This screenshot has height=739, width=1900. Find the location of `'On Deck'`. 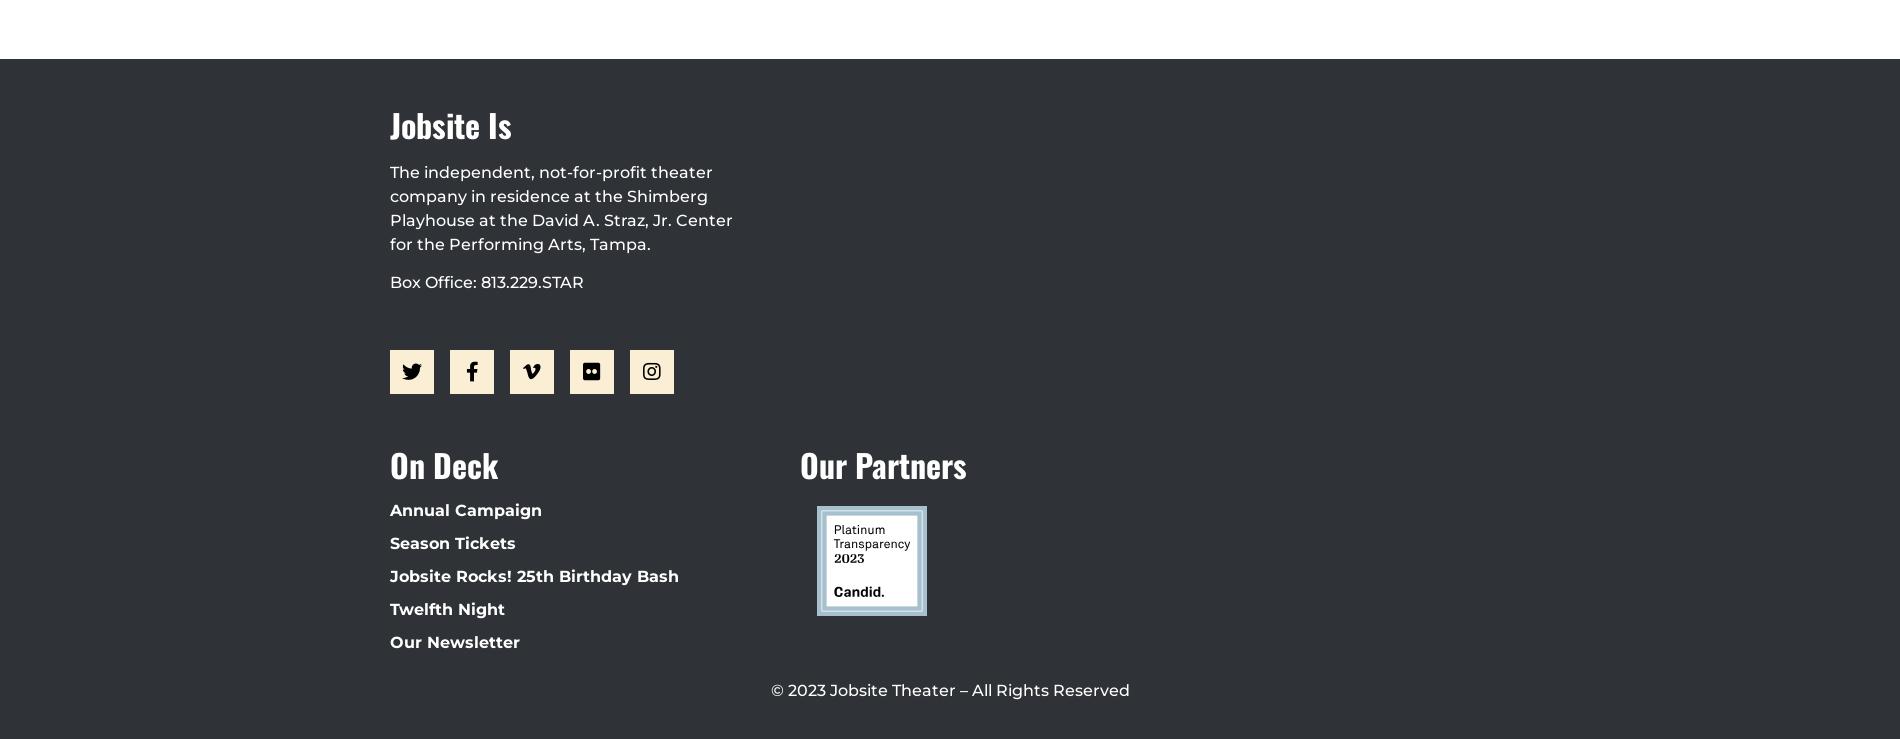

'On Deck' is located at coordinates (443, 463).